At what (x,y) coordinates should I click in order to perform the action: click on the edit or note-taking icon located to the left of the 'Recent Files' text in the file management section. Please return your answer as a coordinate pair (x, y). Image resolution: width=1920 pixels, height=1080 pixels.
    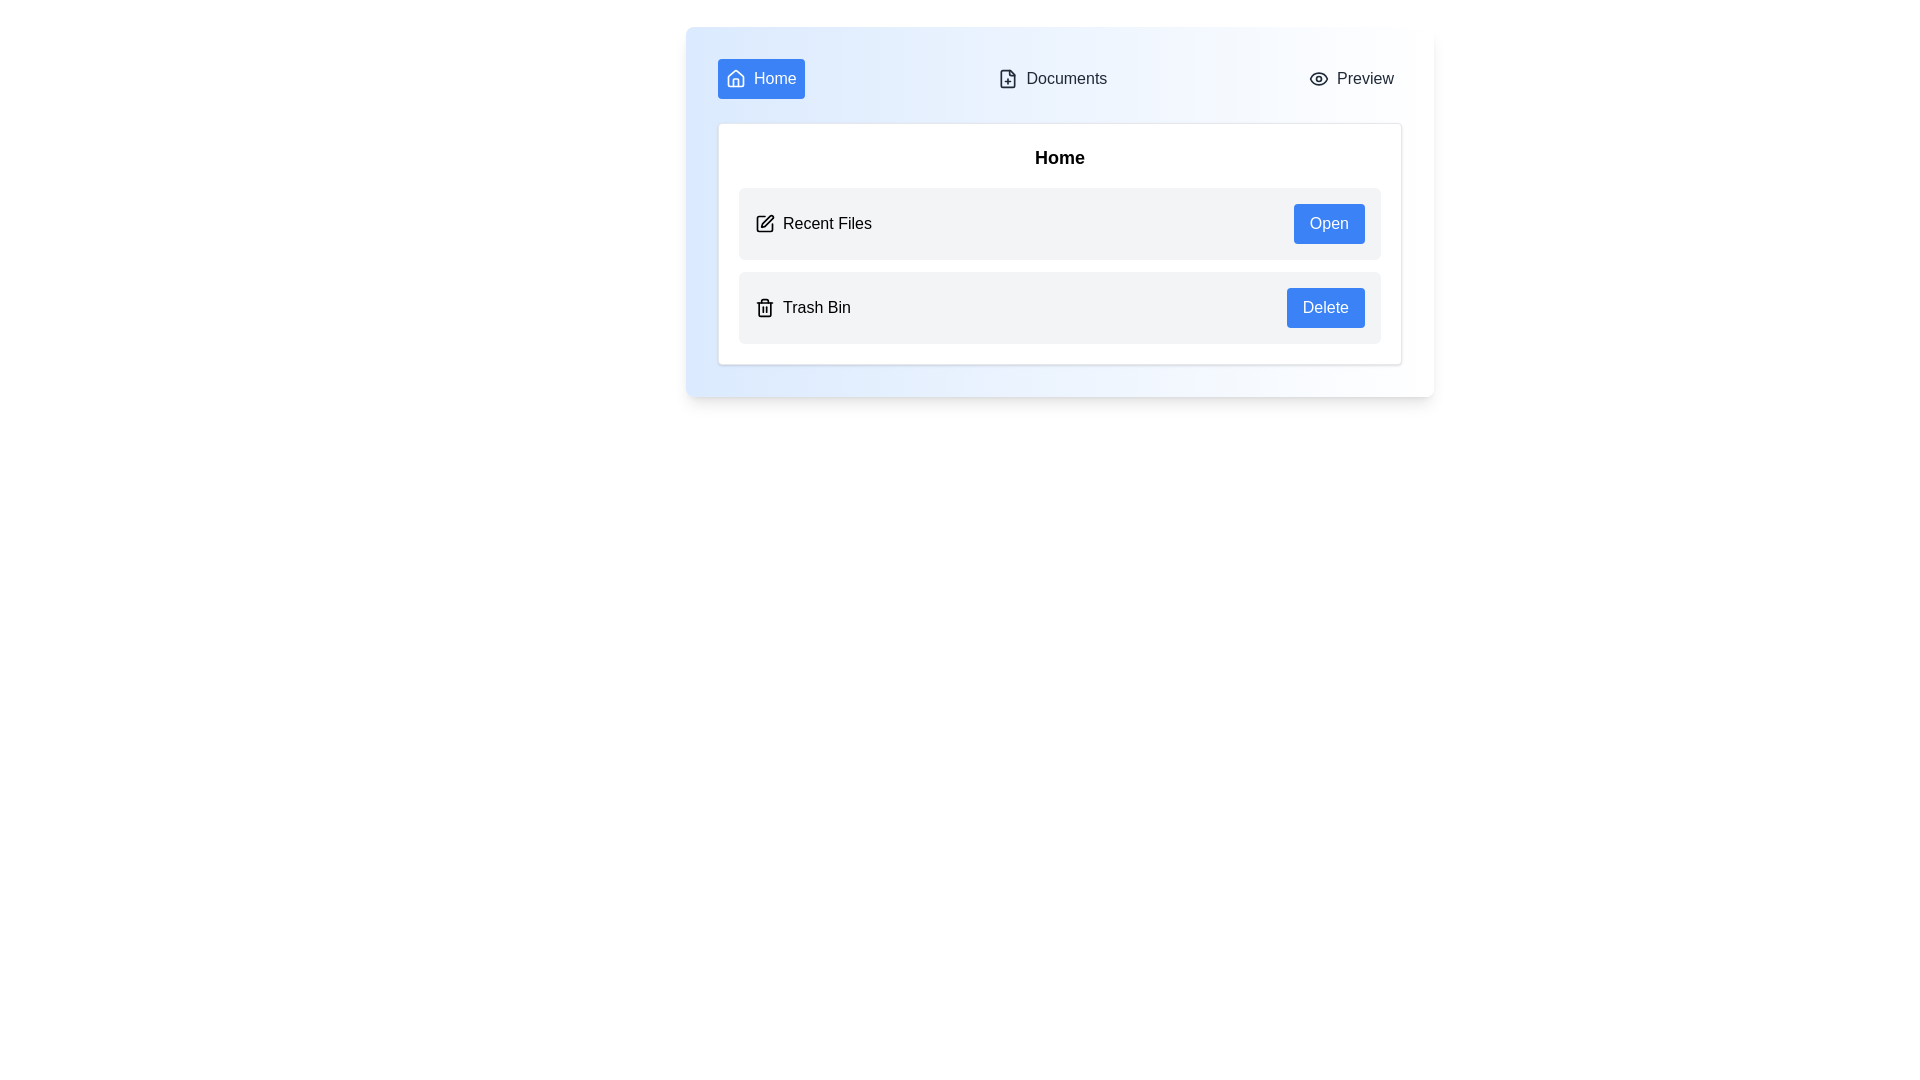
    Looking at the image, I should click on (763, 223).